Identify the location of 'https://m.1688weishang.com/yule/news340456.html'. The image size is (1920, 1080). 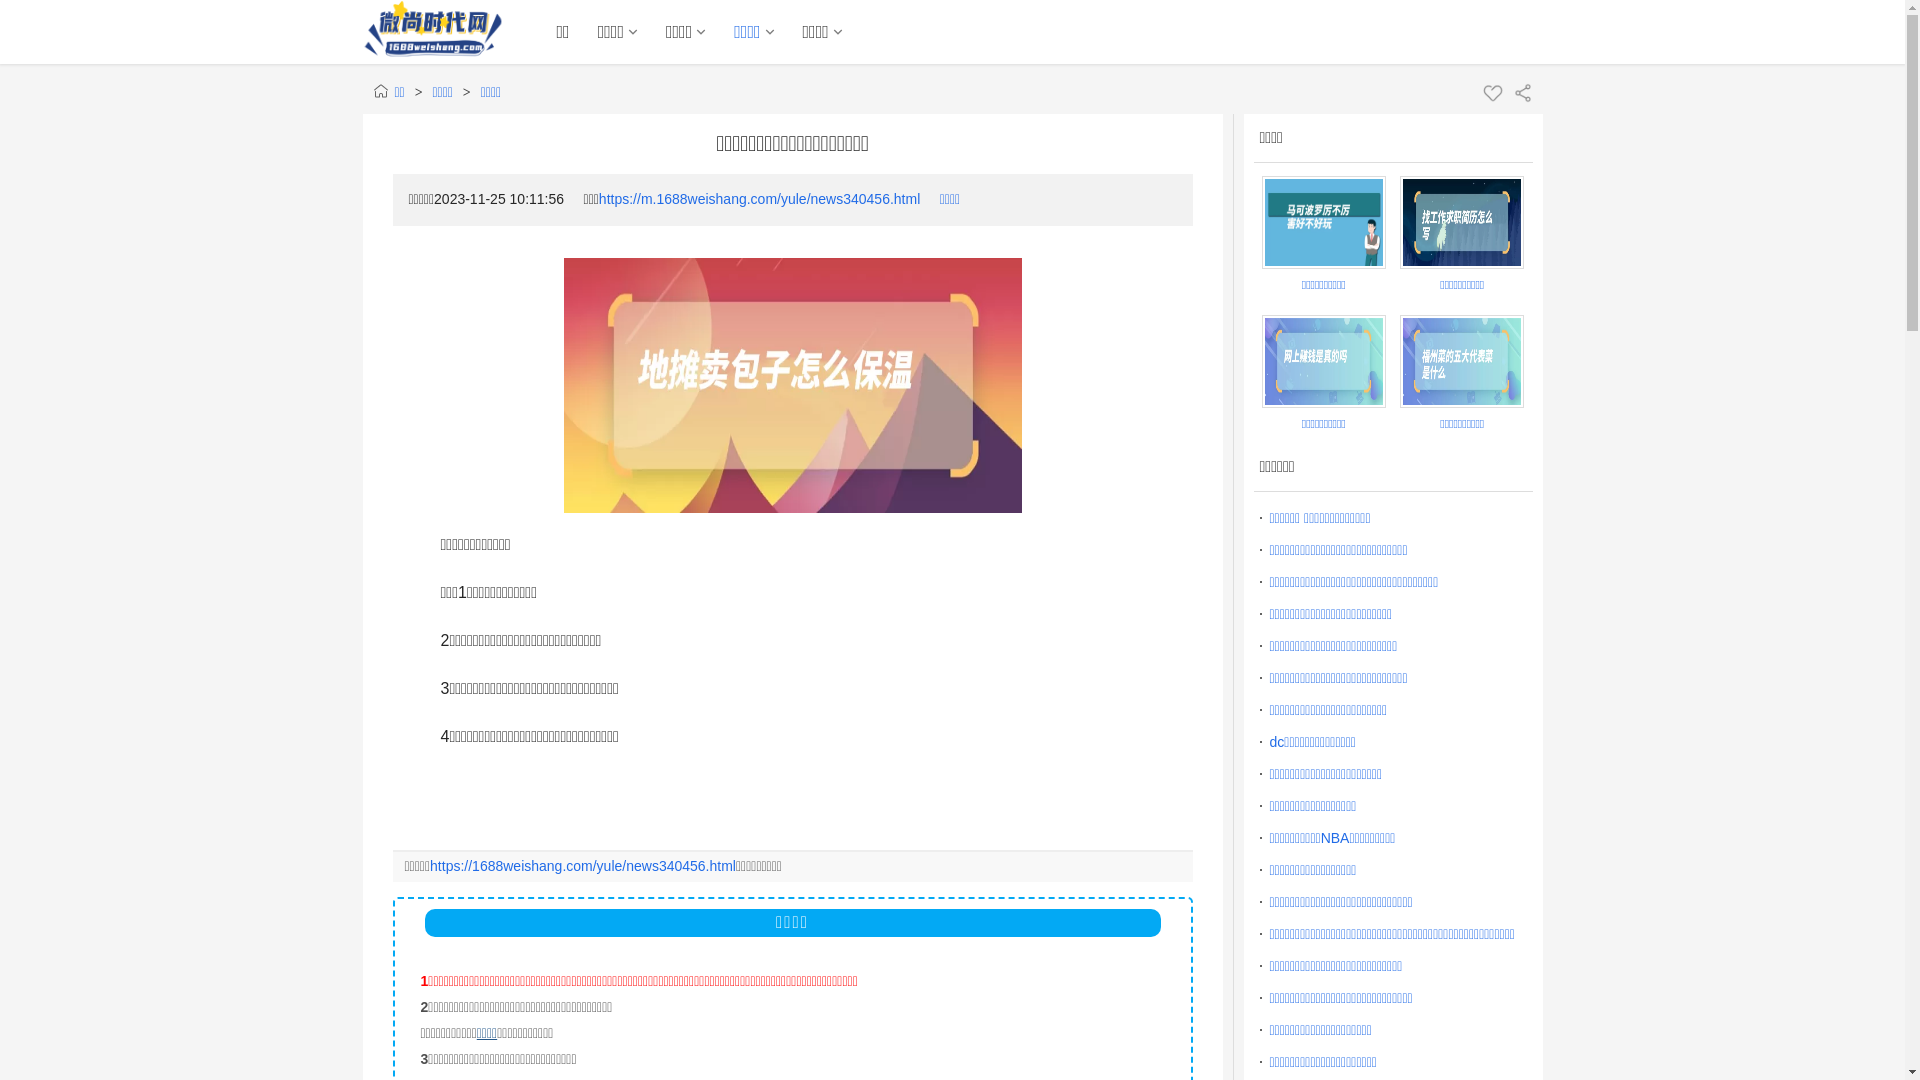
(758, 199).